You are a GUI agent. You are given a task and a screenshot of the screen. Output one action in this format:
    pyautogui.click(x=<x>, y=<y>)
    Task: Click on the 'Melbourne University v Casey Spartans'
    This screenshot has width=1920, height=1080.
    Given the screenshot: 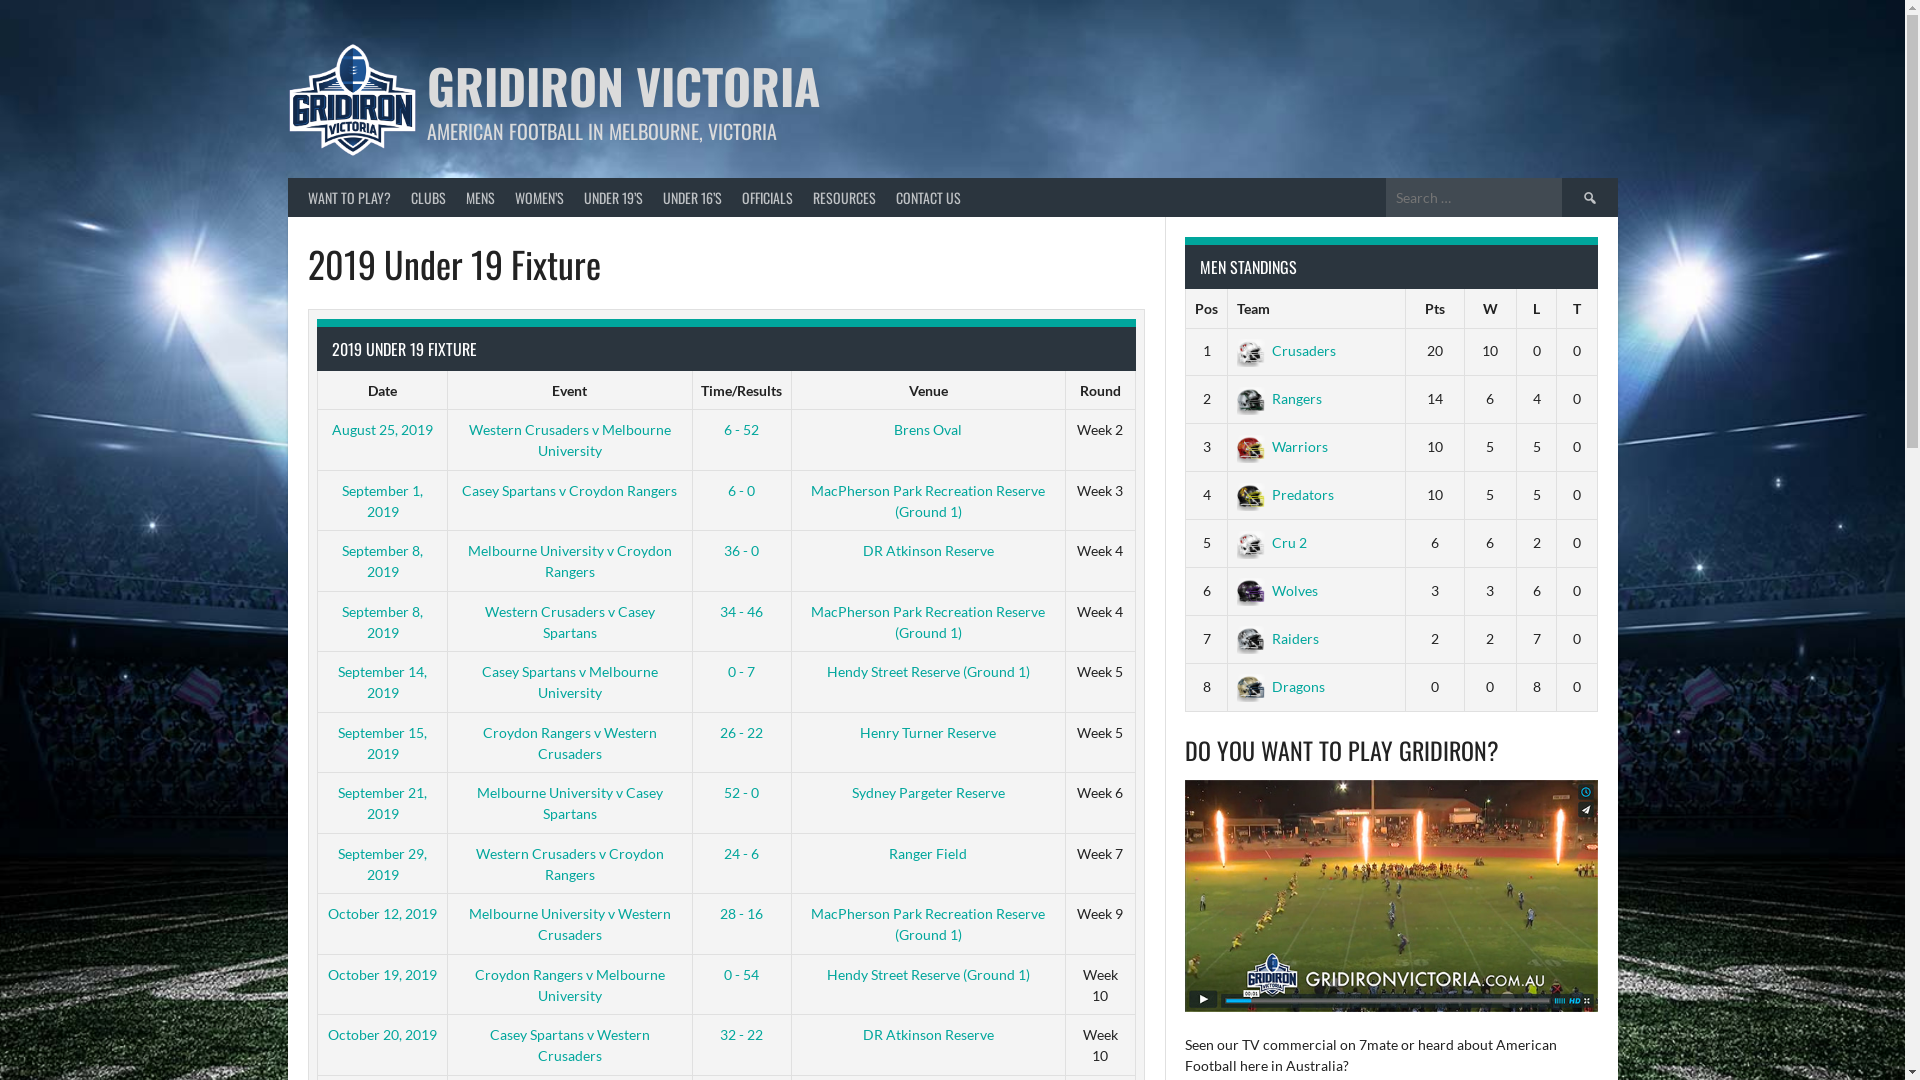 What is the action you would take?
    pyautogui.click(x=569, y=801)
    